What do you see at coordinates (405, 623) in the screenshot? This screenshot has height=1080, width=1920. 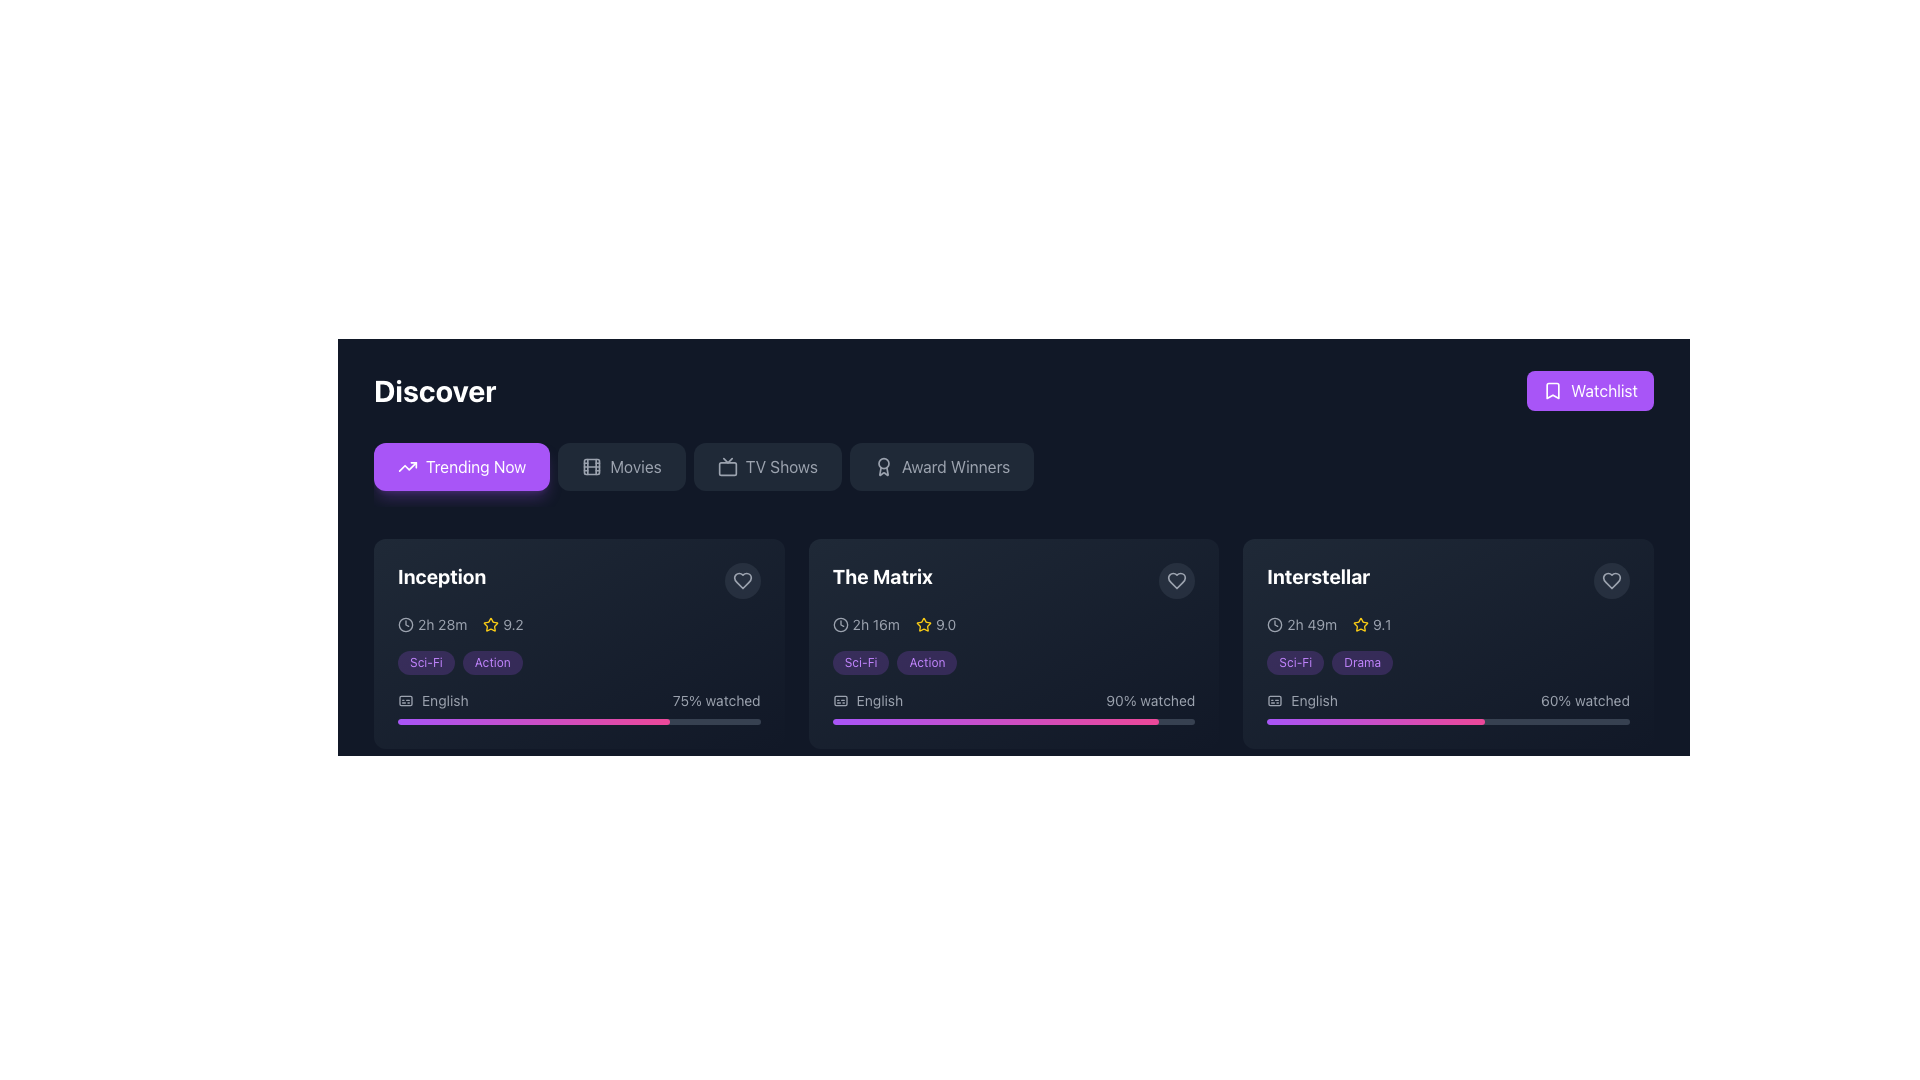 I see `the outer circle in the clock-like SVG icon on the left side of the rating information within the 'Inception' movie card` at bounding box center [405, 623].